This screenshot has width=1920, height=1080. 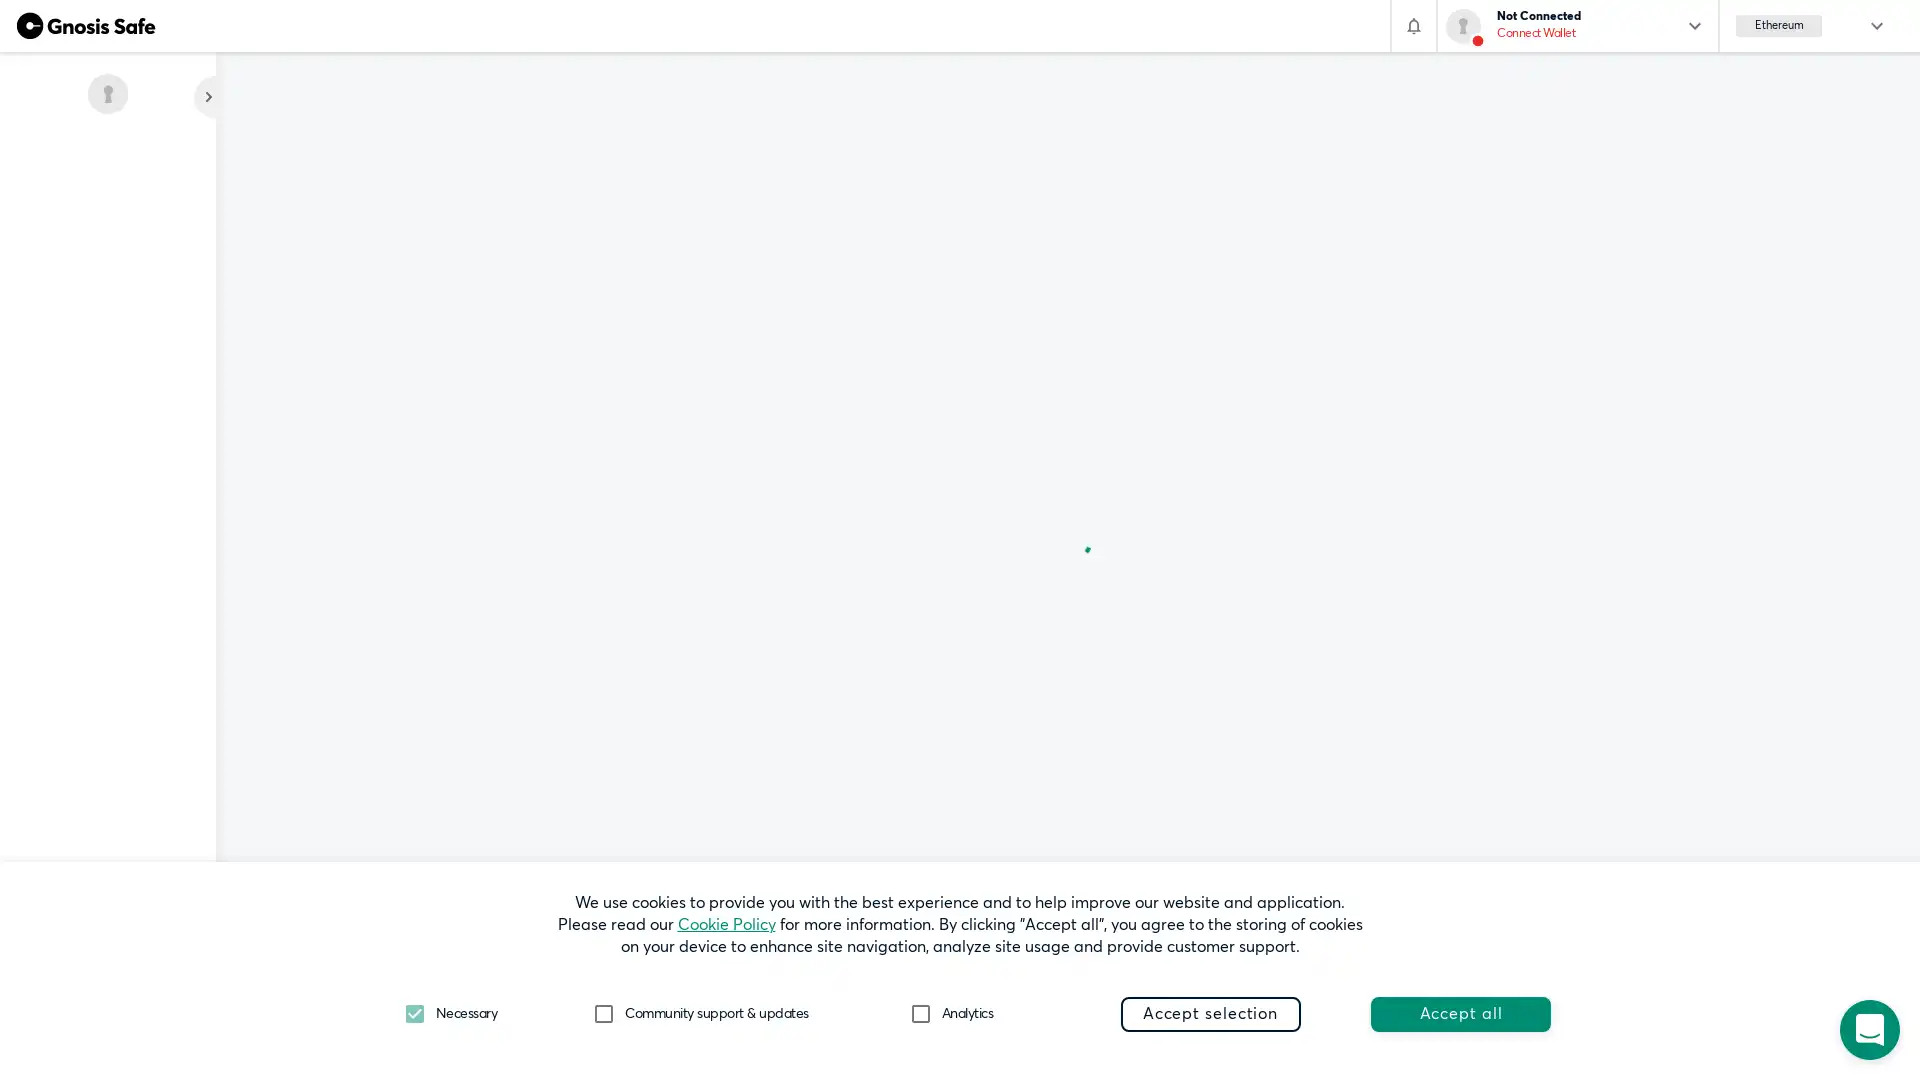 I want to click on Add existing Safe, so click(x=815, y=483).